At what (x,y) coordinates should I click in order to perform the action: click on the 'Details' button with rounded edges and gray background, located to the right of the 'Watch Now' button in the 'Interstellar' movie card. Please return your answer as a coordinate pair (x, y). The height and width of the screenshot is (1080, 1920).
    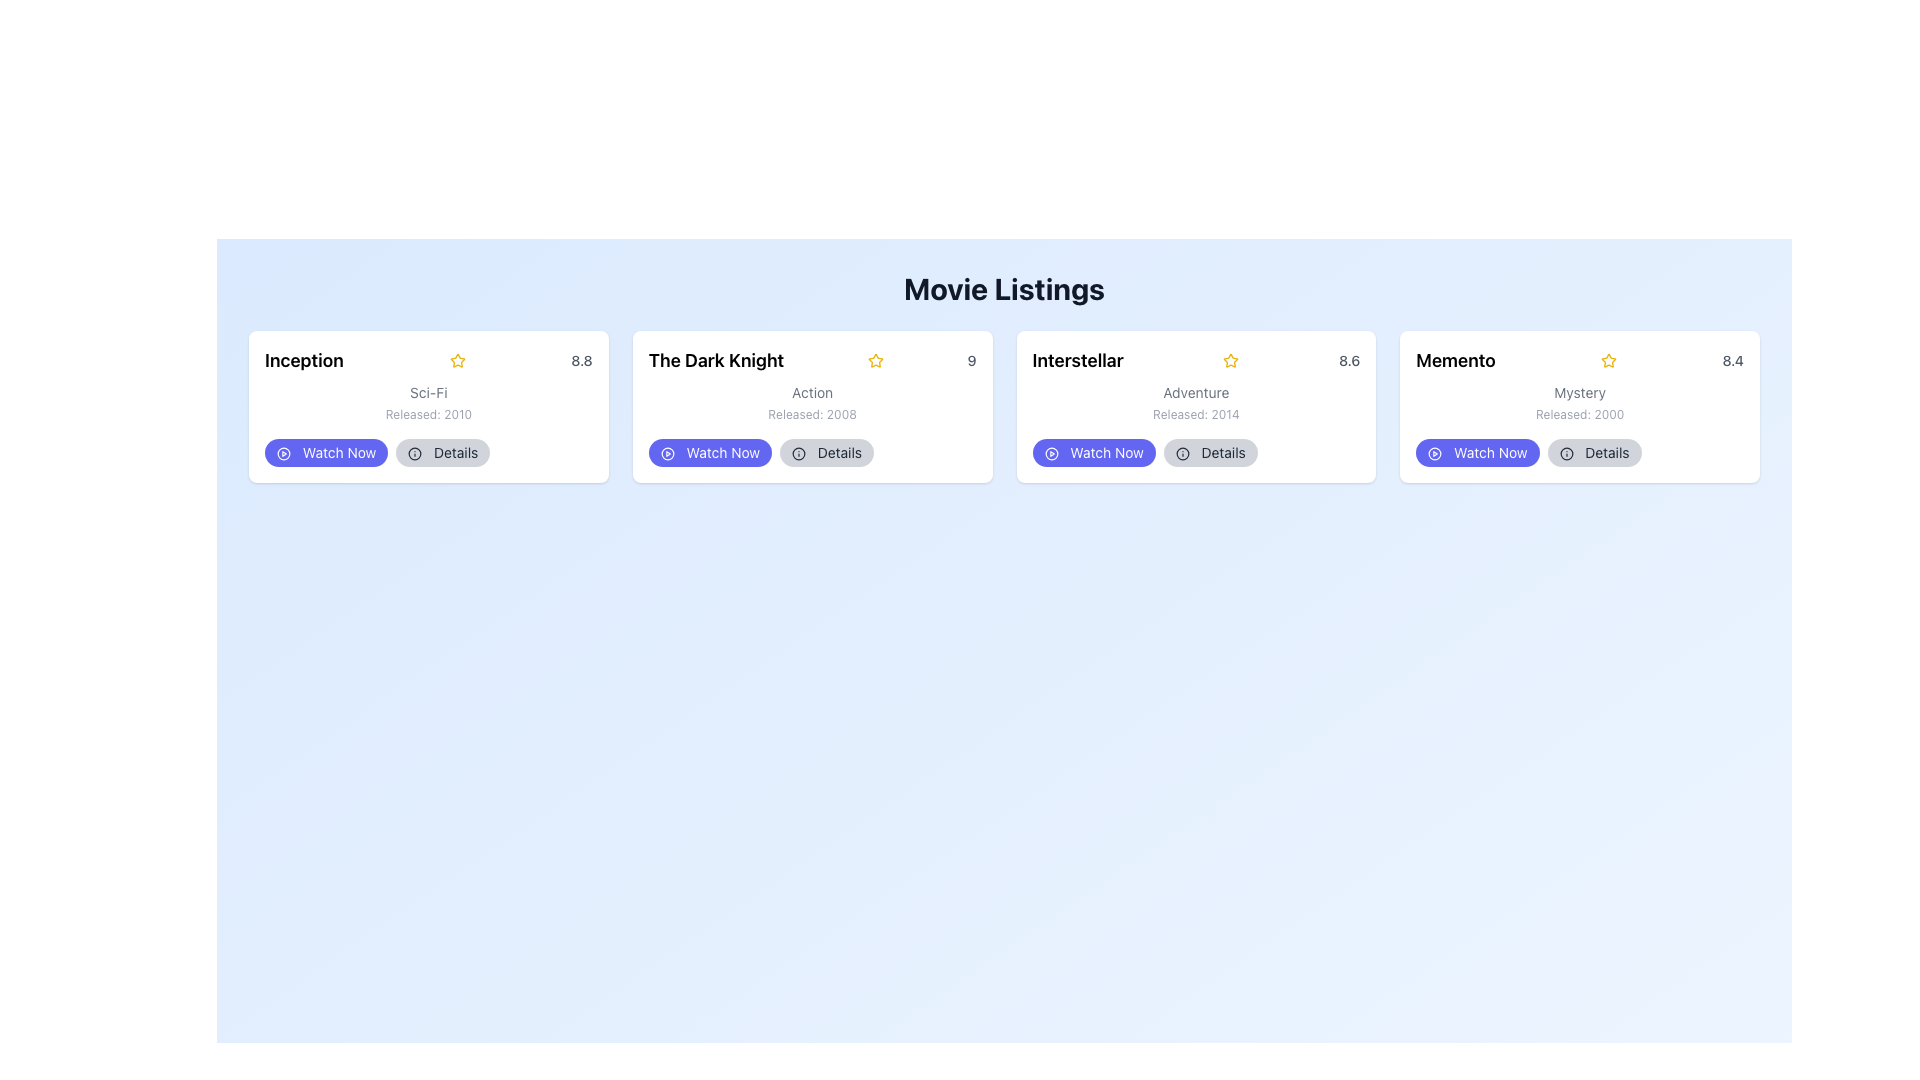
    Looking at the image, I should click on (1196, 452).